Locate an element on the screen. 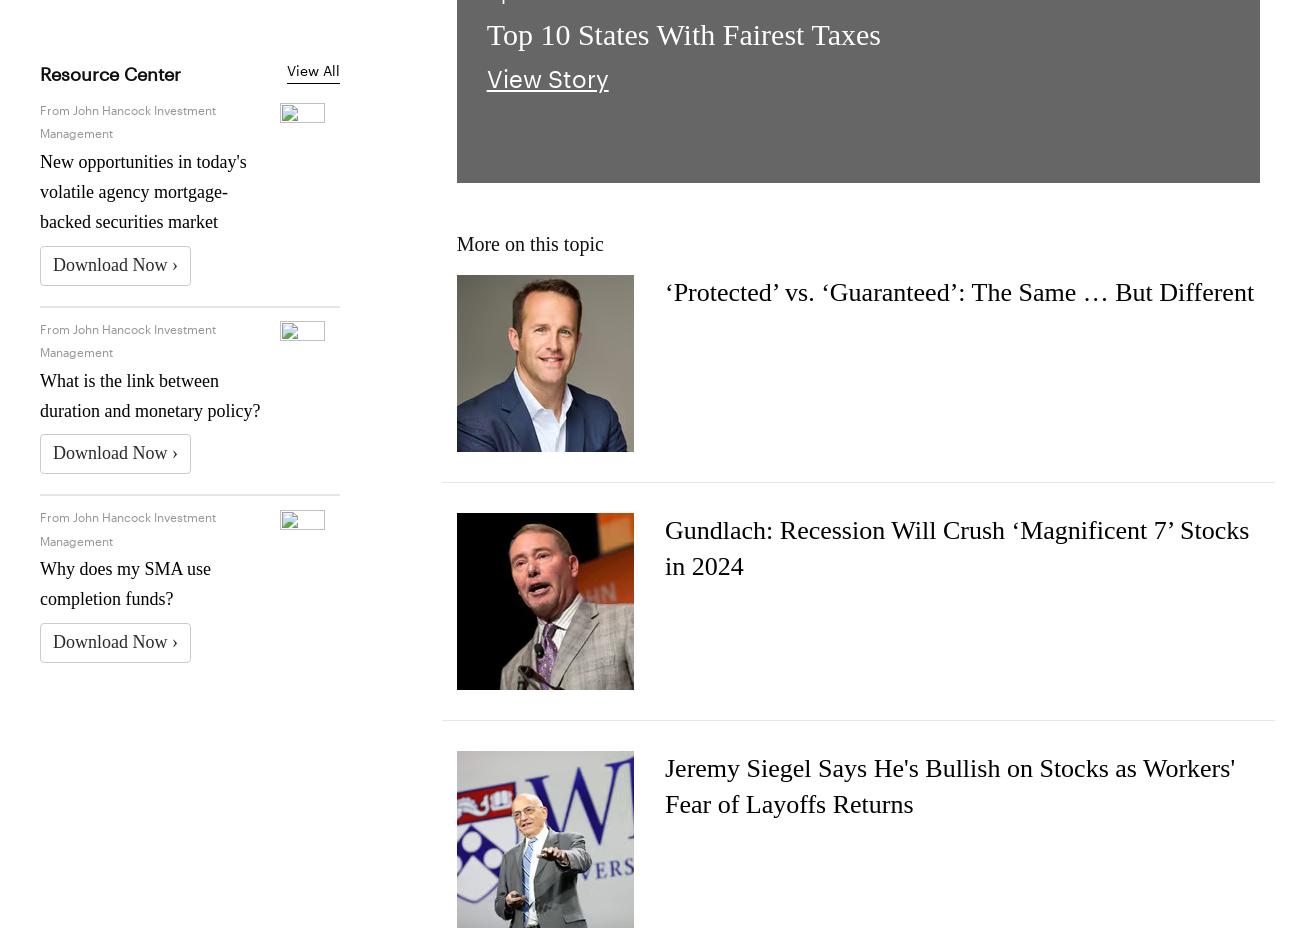 Image resolution: width=1300 pixels, height=944 pixels. 'View All' is located at coordinates (313, 68).